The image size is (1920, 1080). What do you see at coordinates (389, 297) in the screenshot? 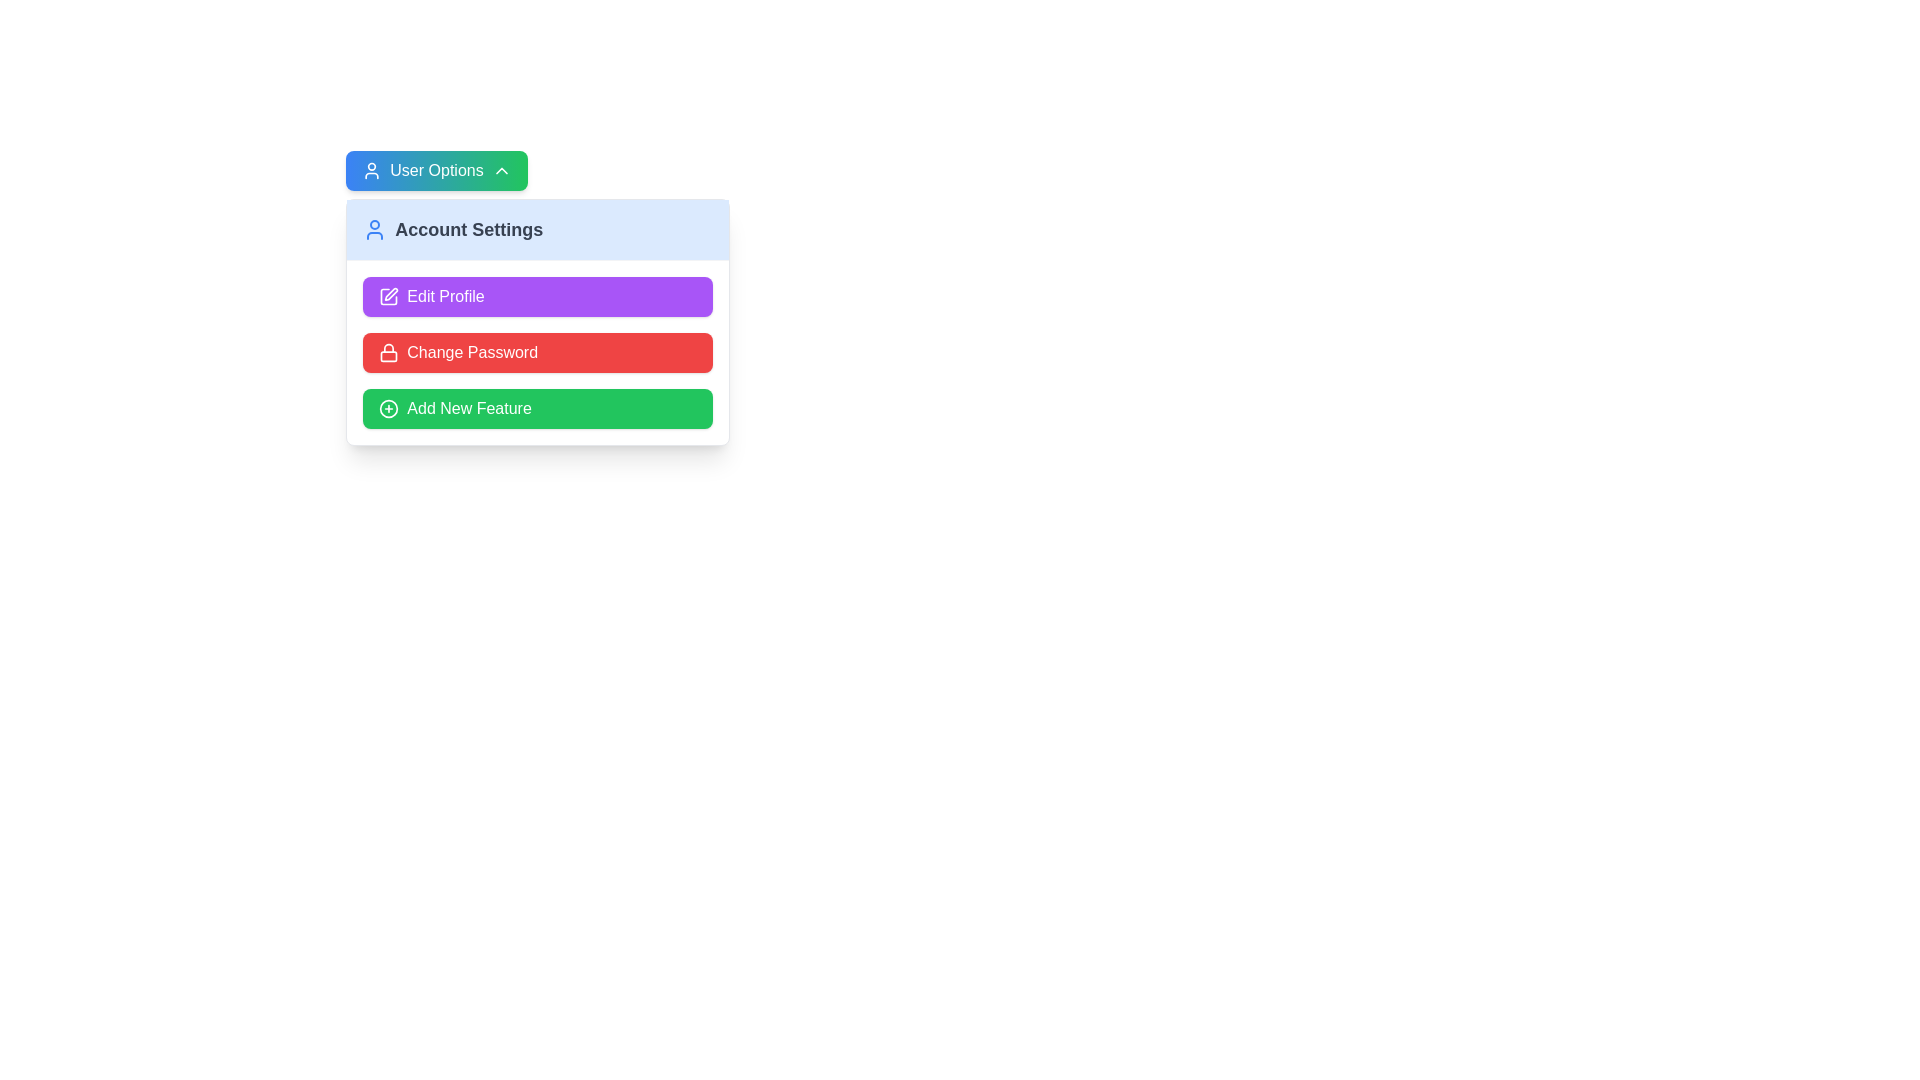
I see `the icon element visually linked to the 'Edit Profile' button, which is a subcomponent of the icon placed as a prefix to the purple button labeled 'Edit Profile' within the 'Account Settings' section` at bounding box center [389, 297].